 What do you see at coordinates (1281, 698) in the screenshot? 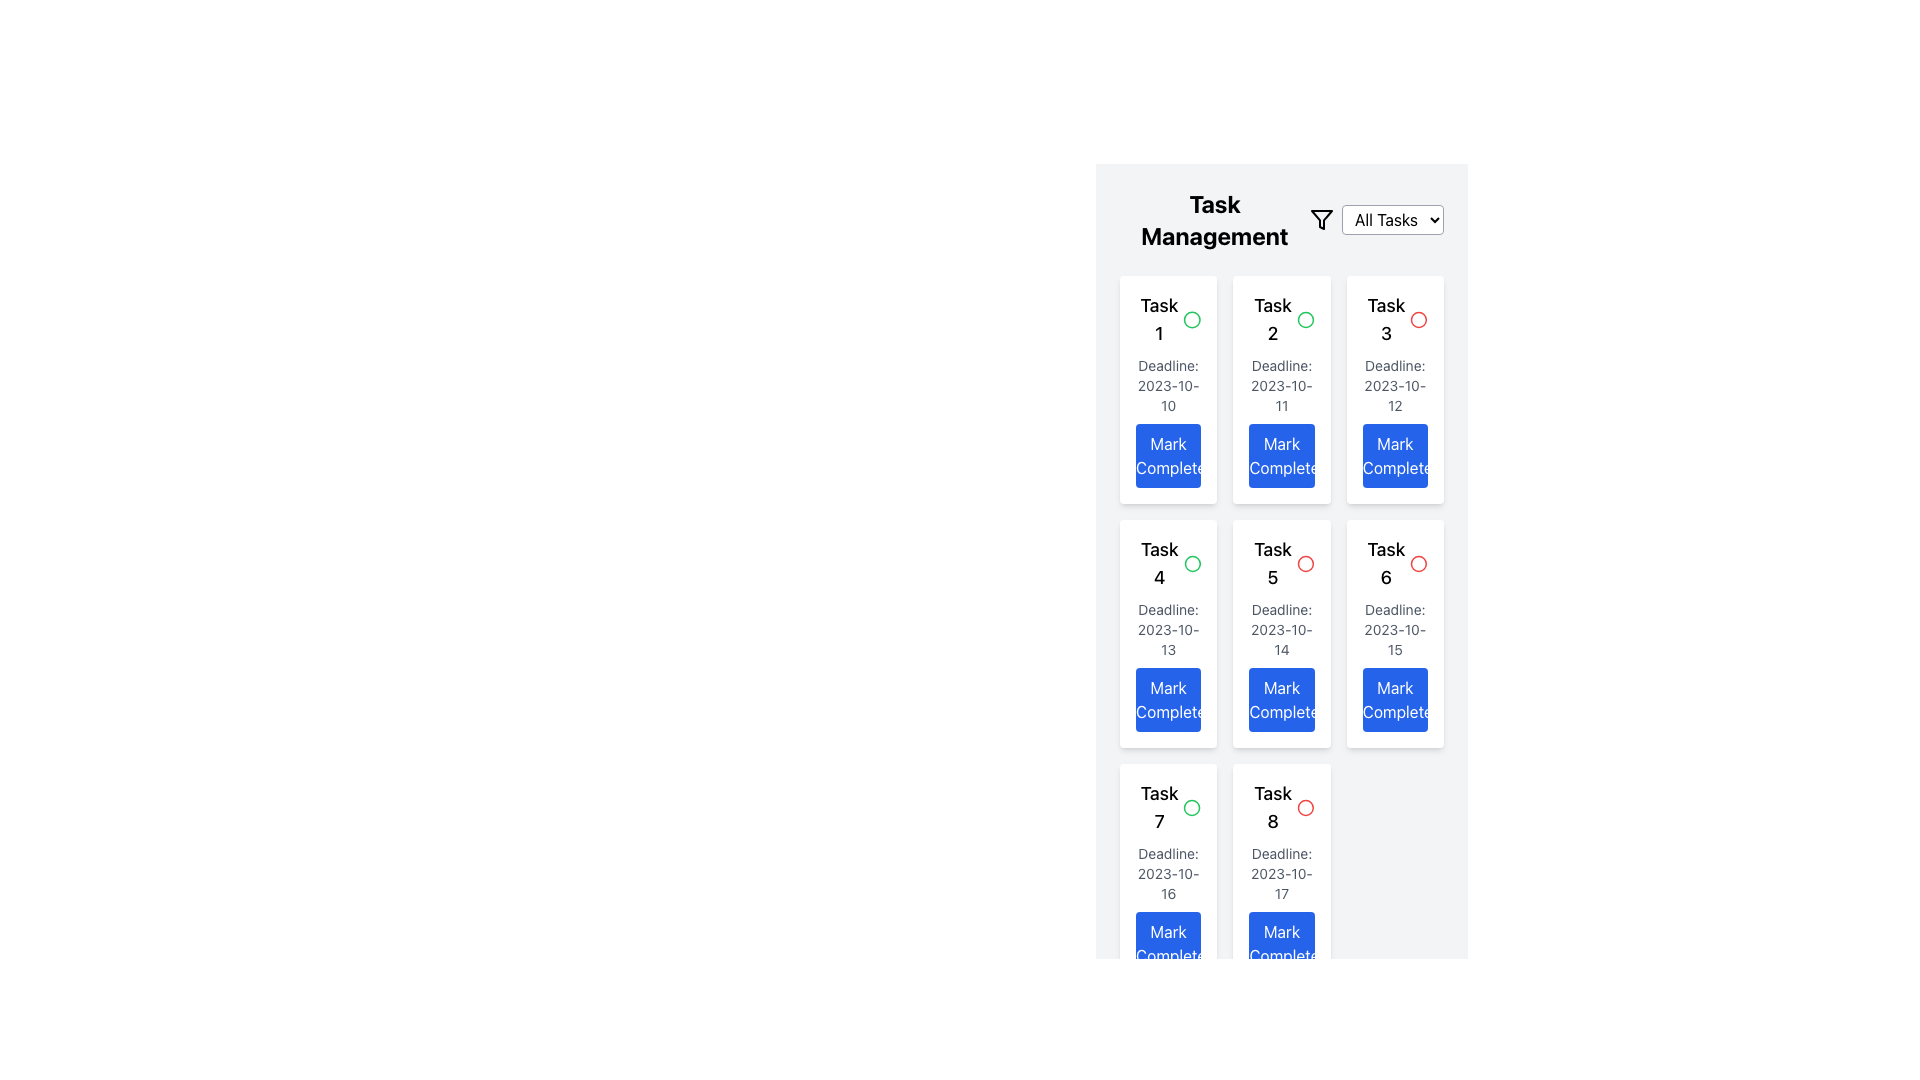
I see `the 'Mark Completed' button at the bottom of the 'Task 5' card` at bounding box center [1281, 698].